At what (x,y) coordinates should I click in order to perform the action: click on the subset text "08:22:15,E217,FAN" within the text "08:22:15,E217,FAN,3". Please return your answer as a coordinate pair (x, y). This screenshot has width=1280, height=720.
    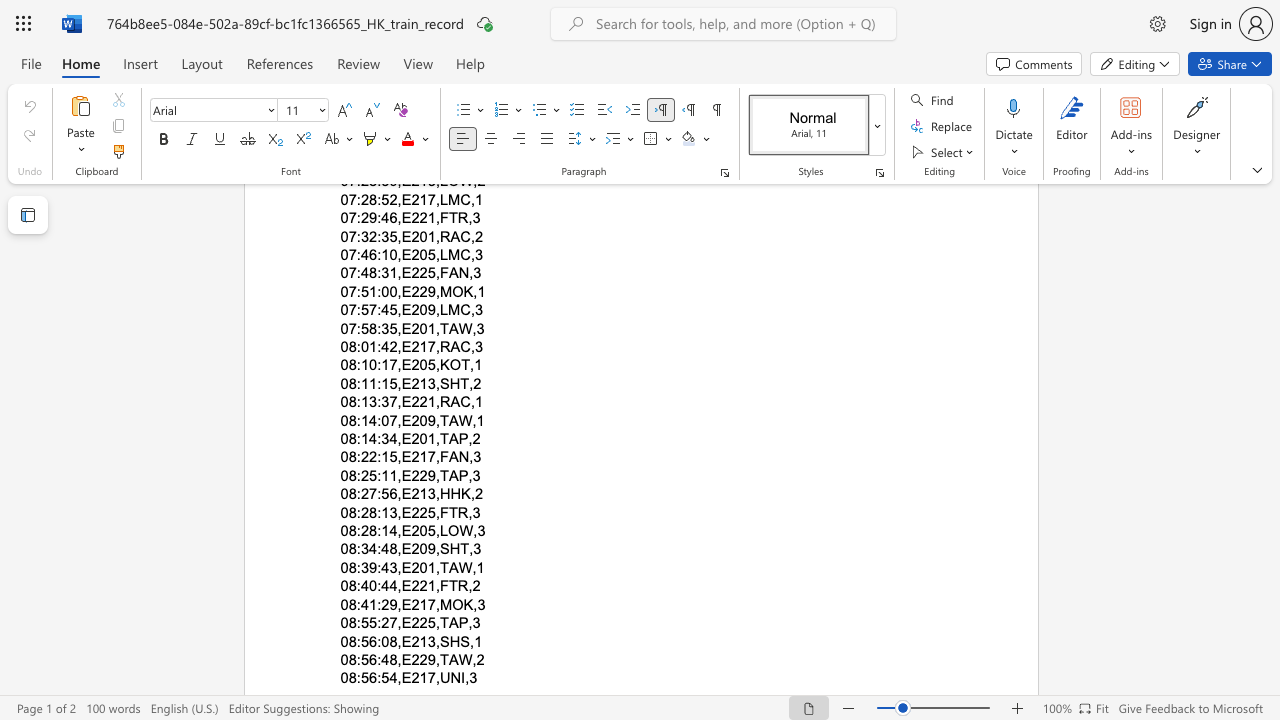
    Looking at the image, I should click on (340, 457).